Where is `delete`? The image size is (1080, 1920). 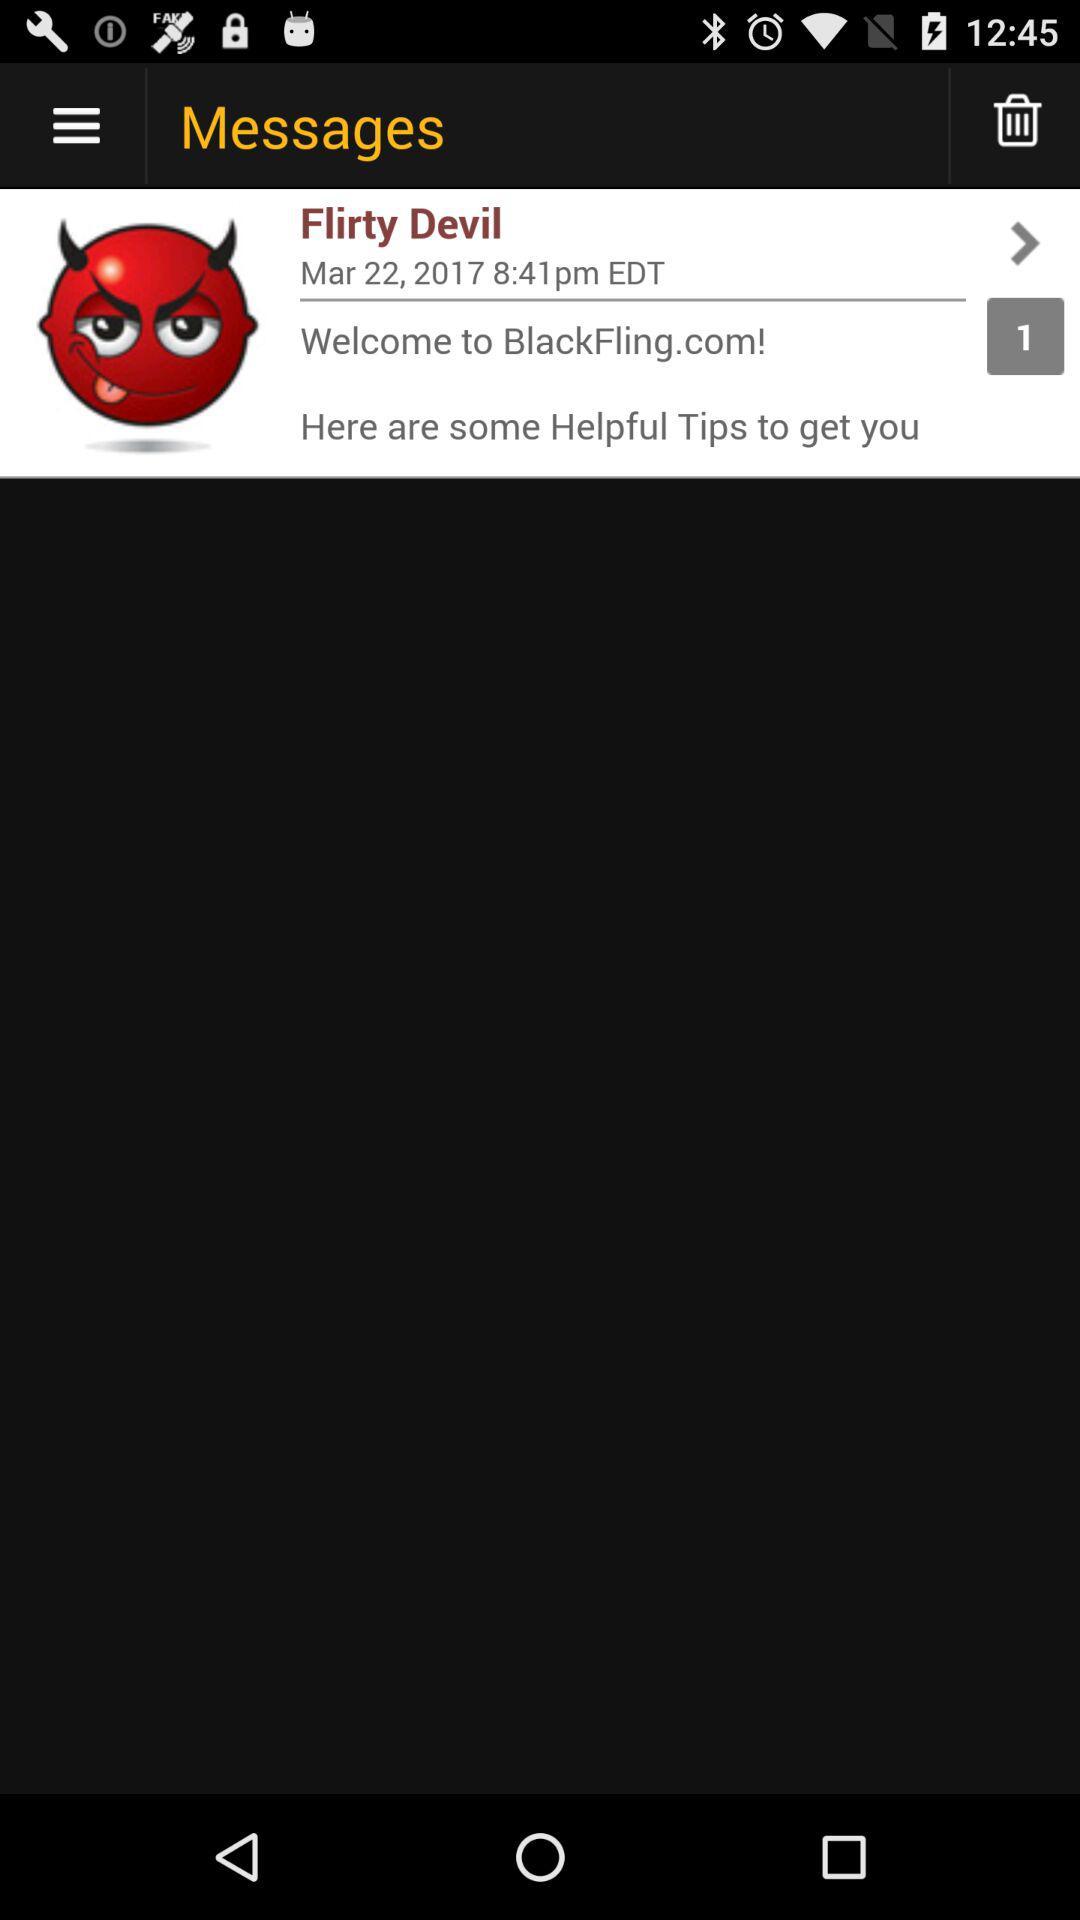 delete is located at coordinates (1018, 124).